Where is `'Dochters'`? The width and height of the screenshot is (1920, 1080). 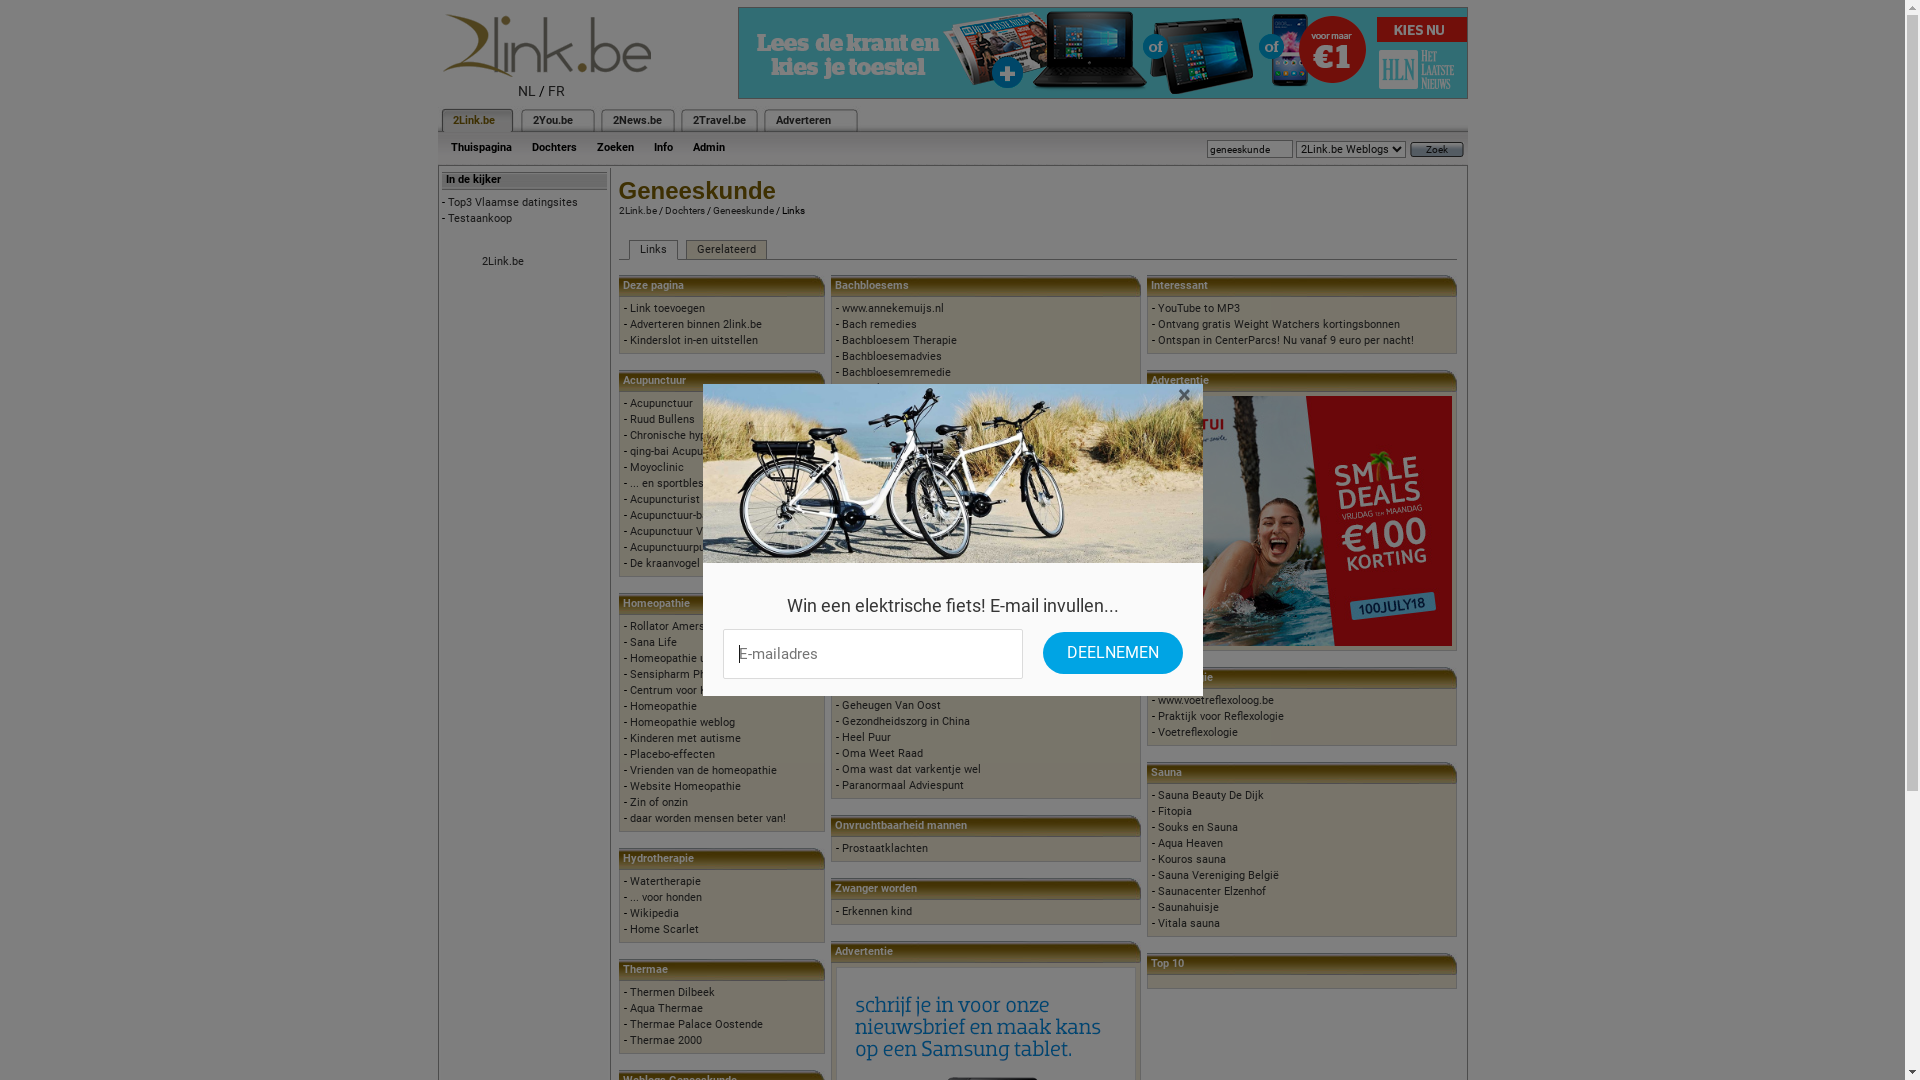
'Dochters' is located at coordinates (522, 146).